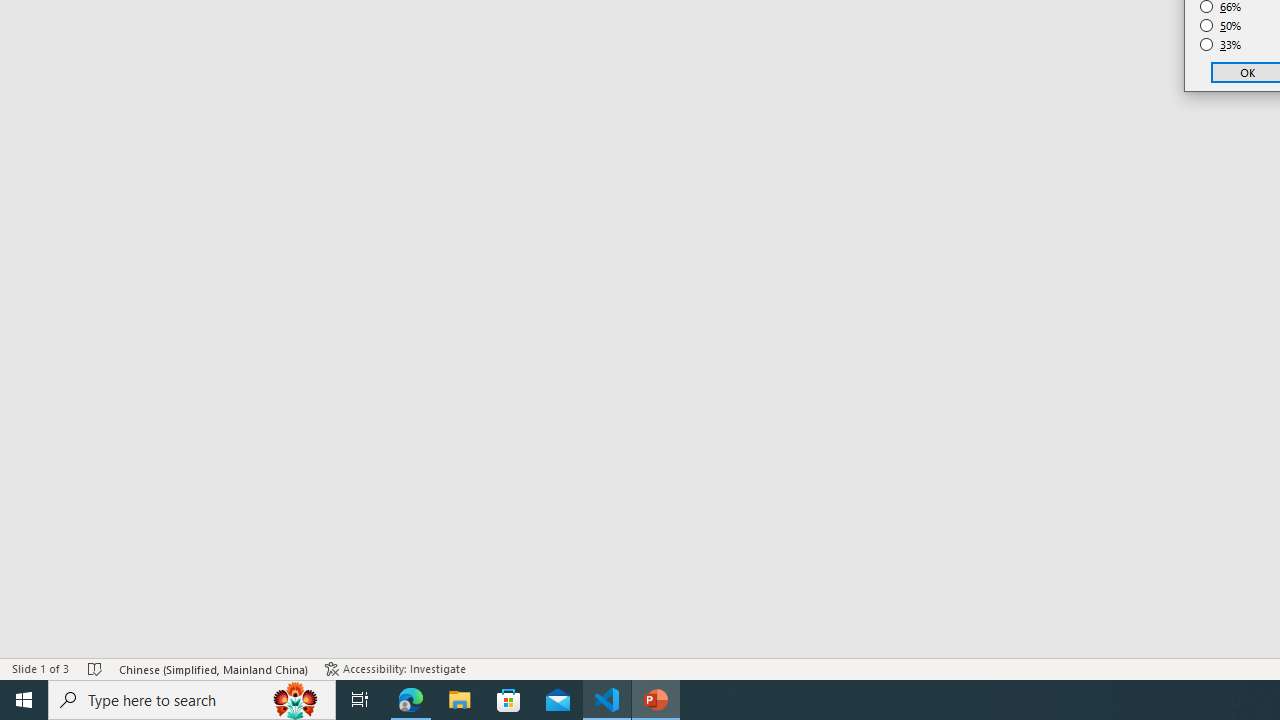  Describe the element at coordinates (509, 698) in the screenshot. I see `'Microsoft Store'` at that location.